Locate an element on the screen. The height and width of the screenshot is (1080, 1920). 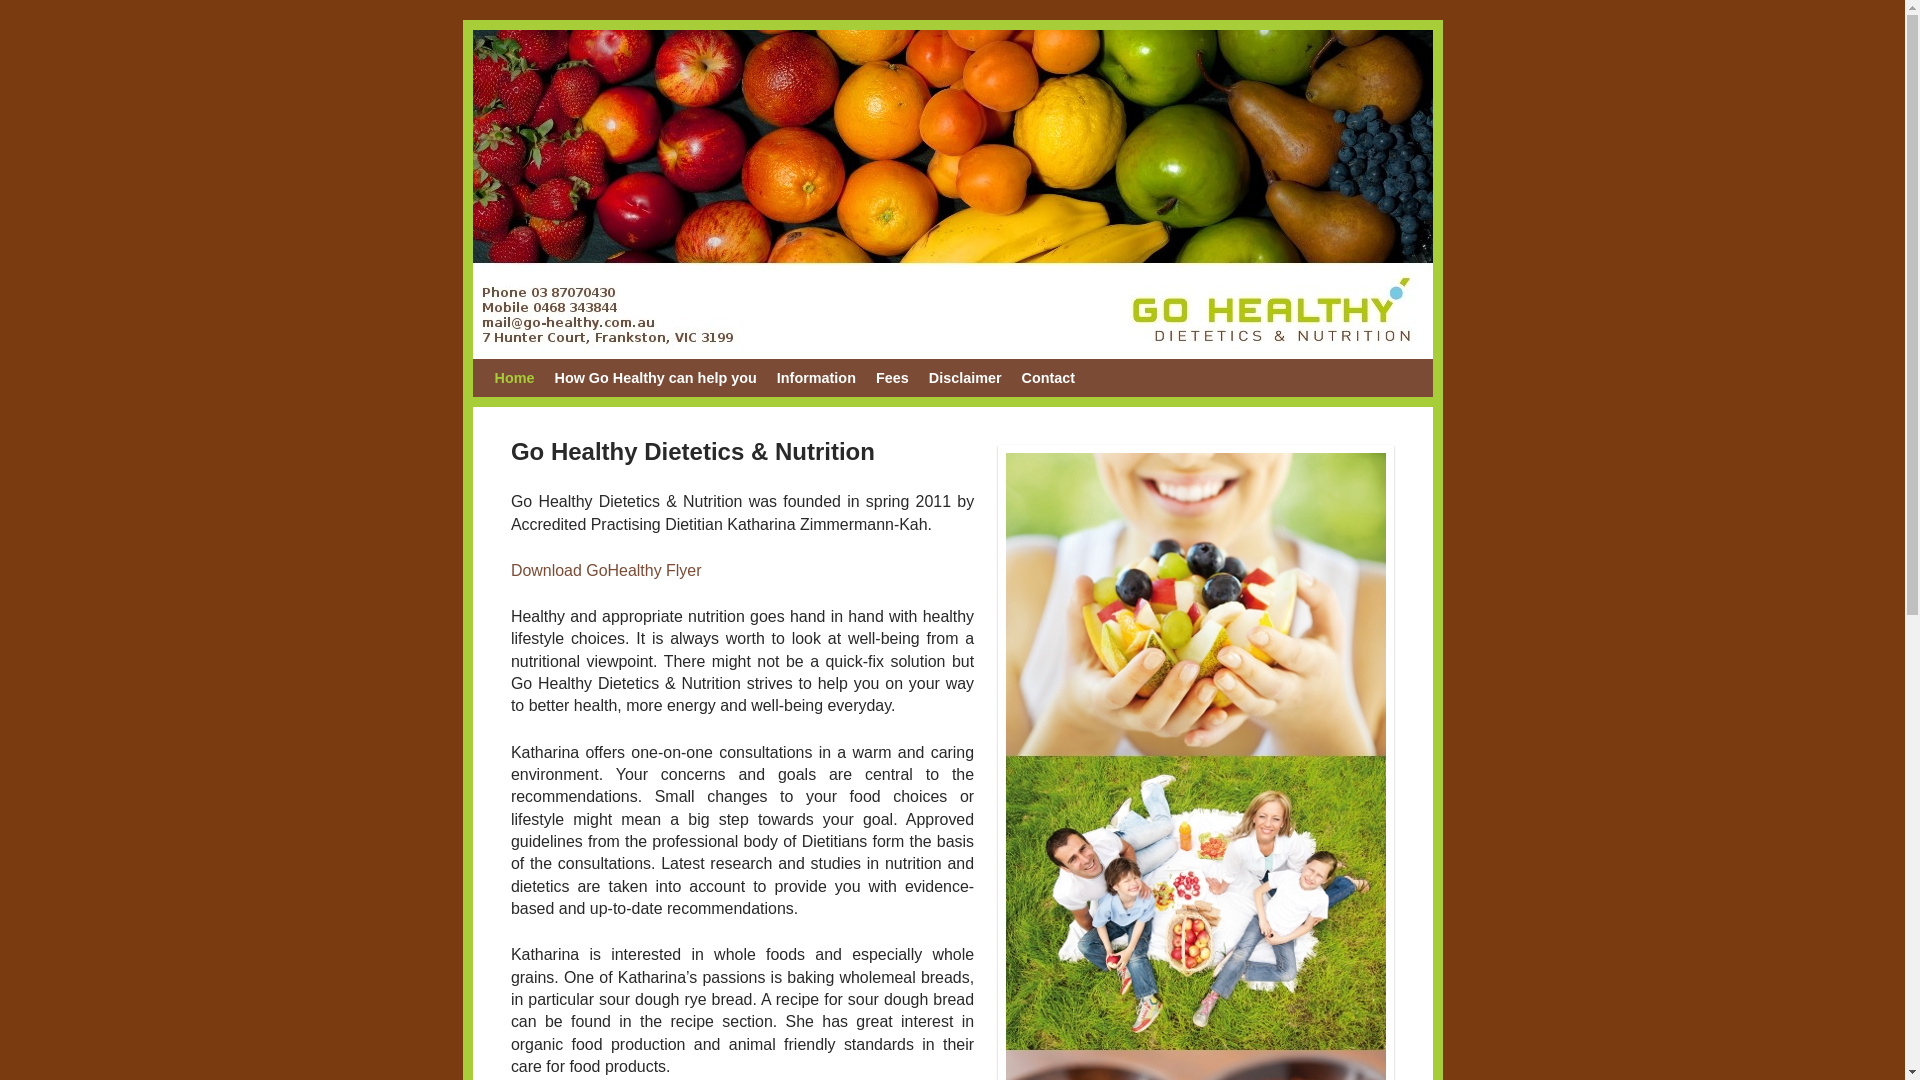
'Home' is located at coordinates (513, 378).